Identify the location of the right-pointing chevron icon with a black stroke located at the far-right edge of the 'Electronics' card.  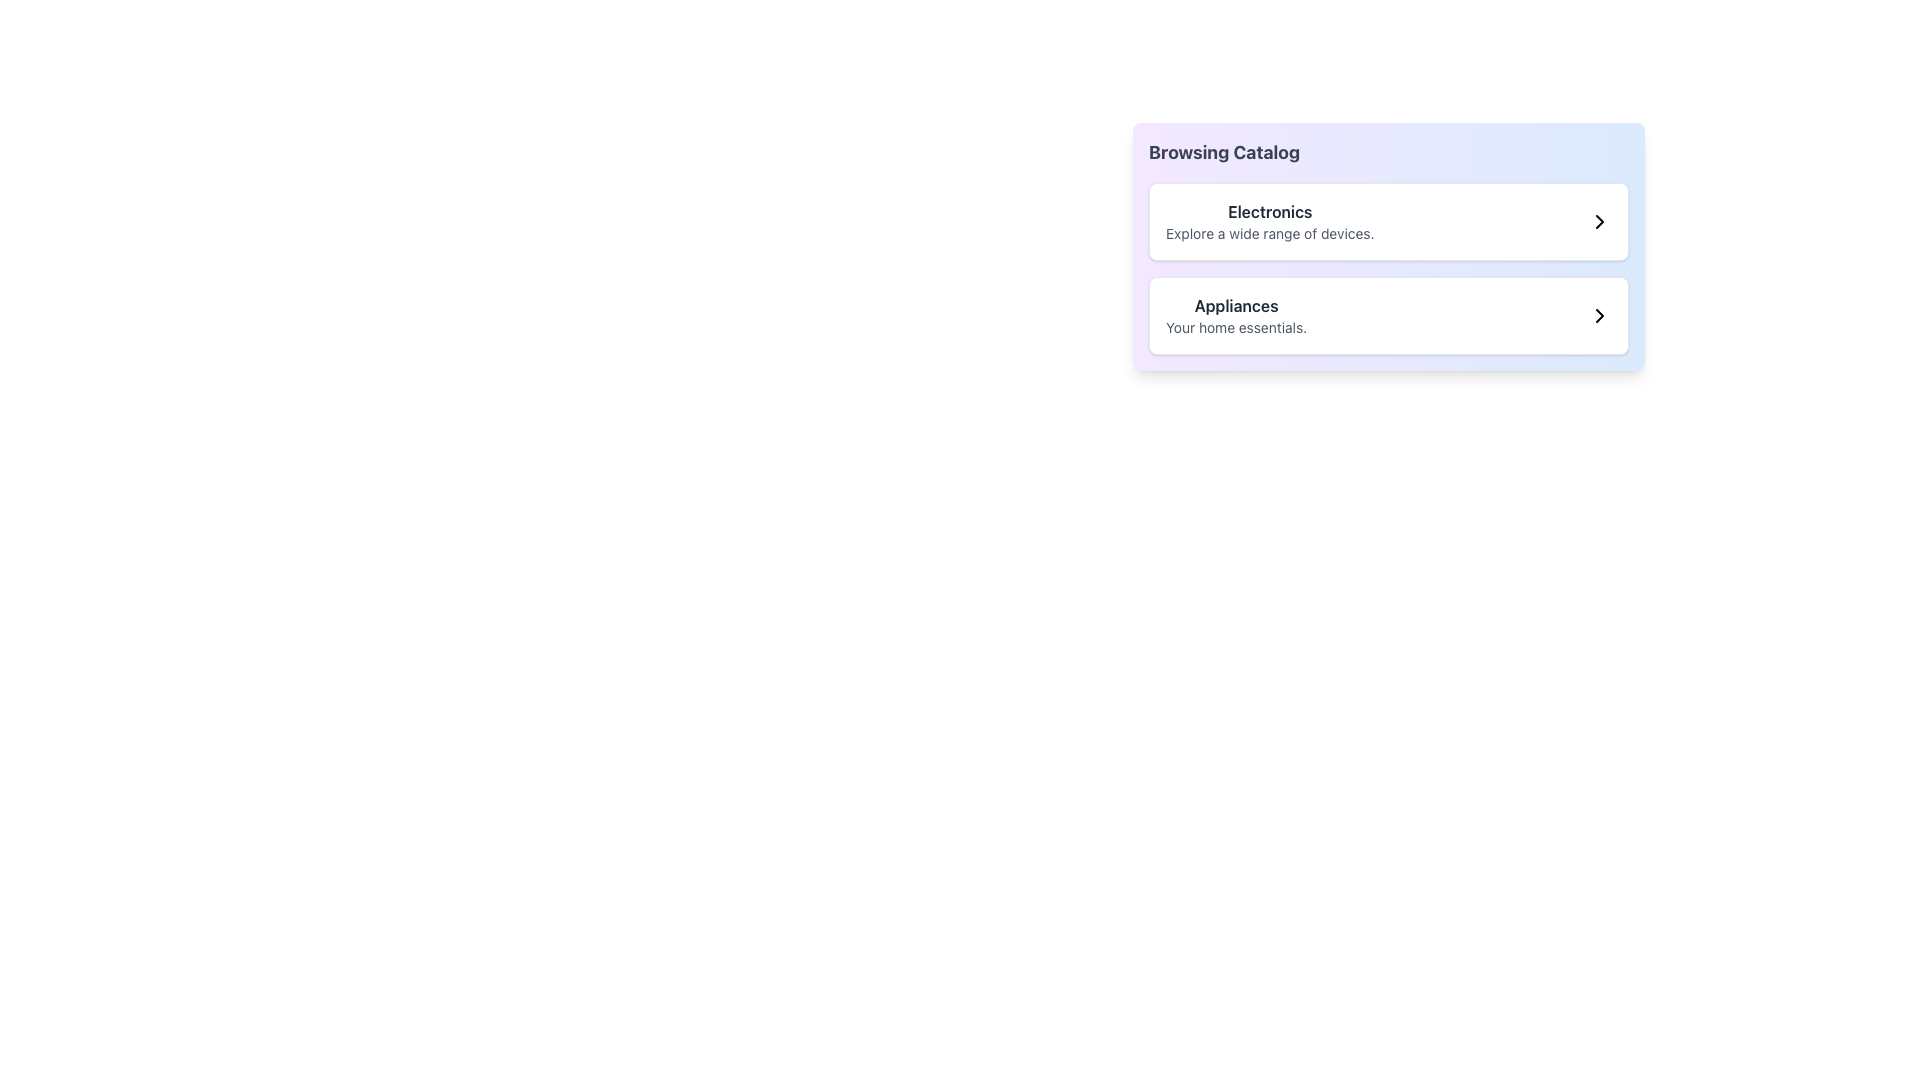
(1598, 222).